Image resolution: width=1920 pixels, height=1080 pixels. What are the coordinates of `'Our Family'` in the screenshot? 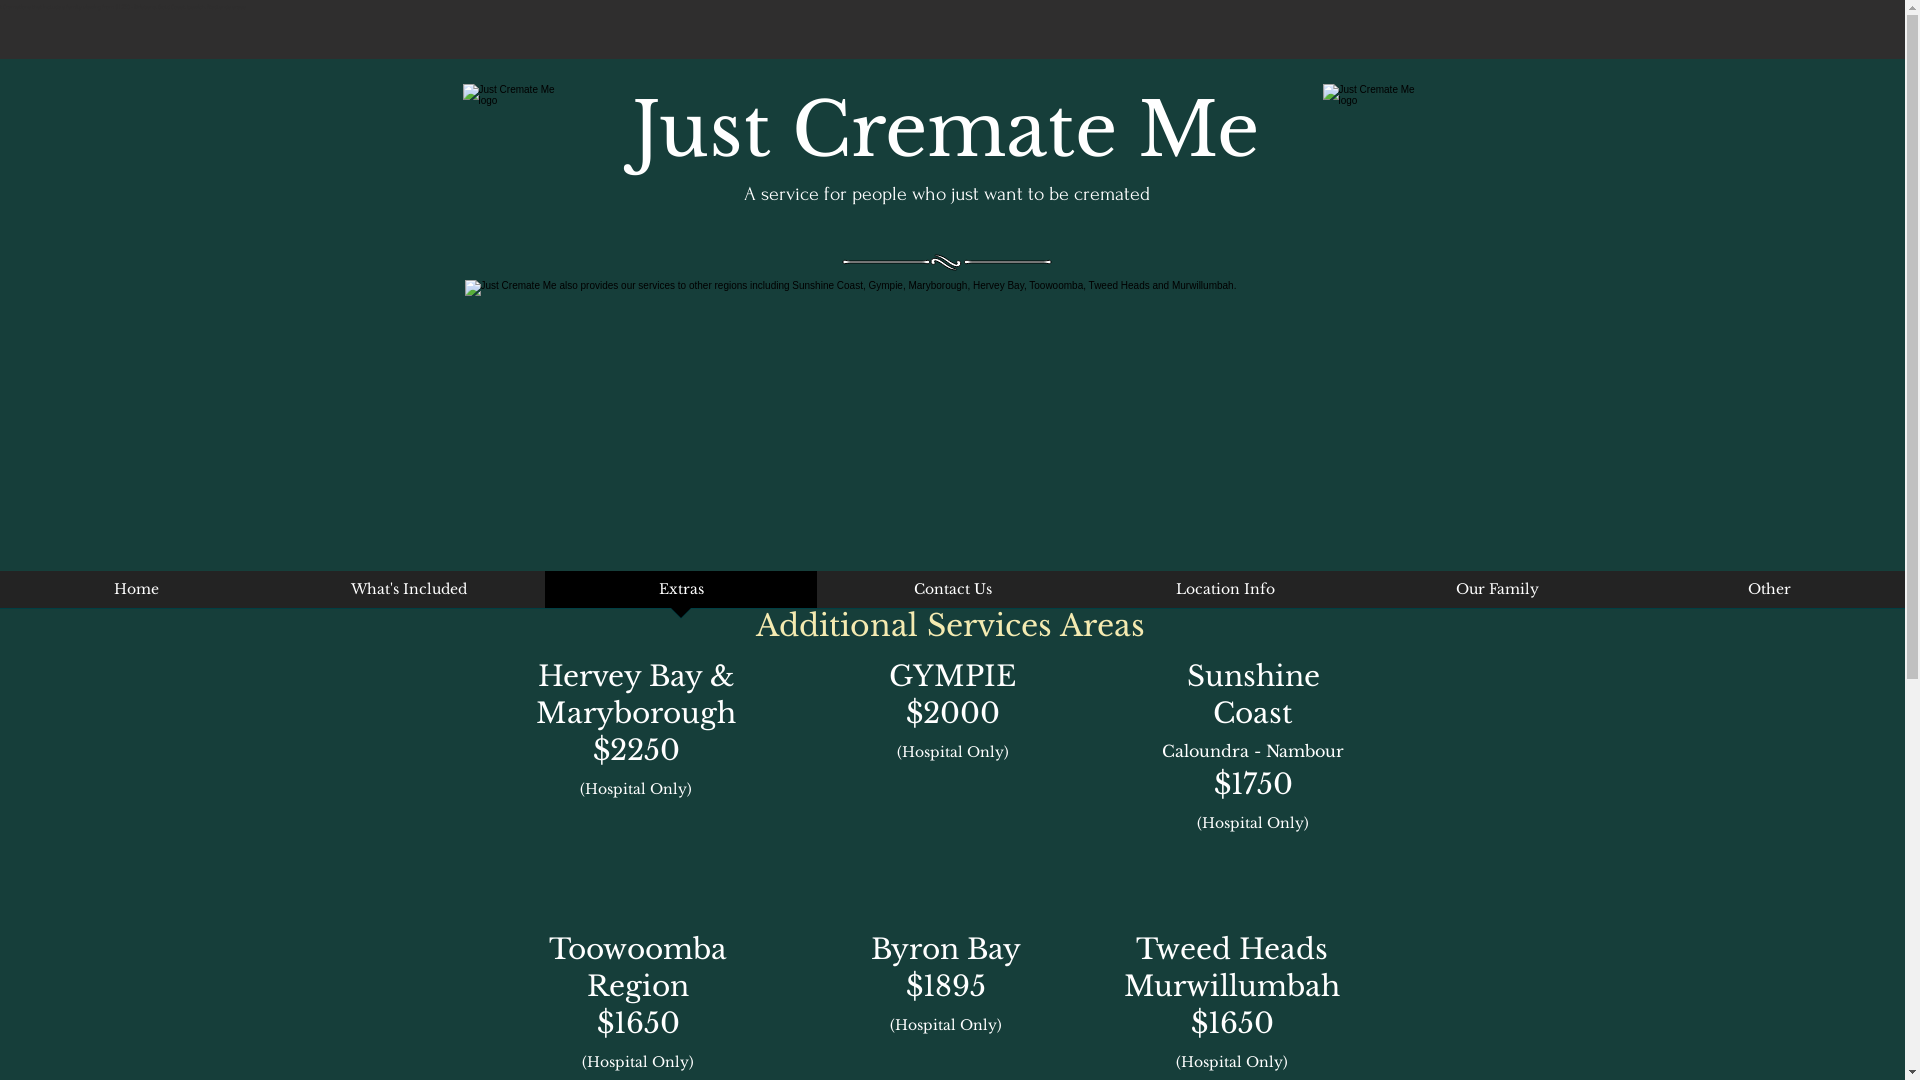 It's located at (1497, 595).